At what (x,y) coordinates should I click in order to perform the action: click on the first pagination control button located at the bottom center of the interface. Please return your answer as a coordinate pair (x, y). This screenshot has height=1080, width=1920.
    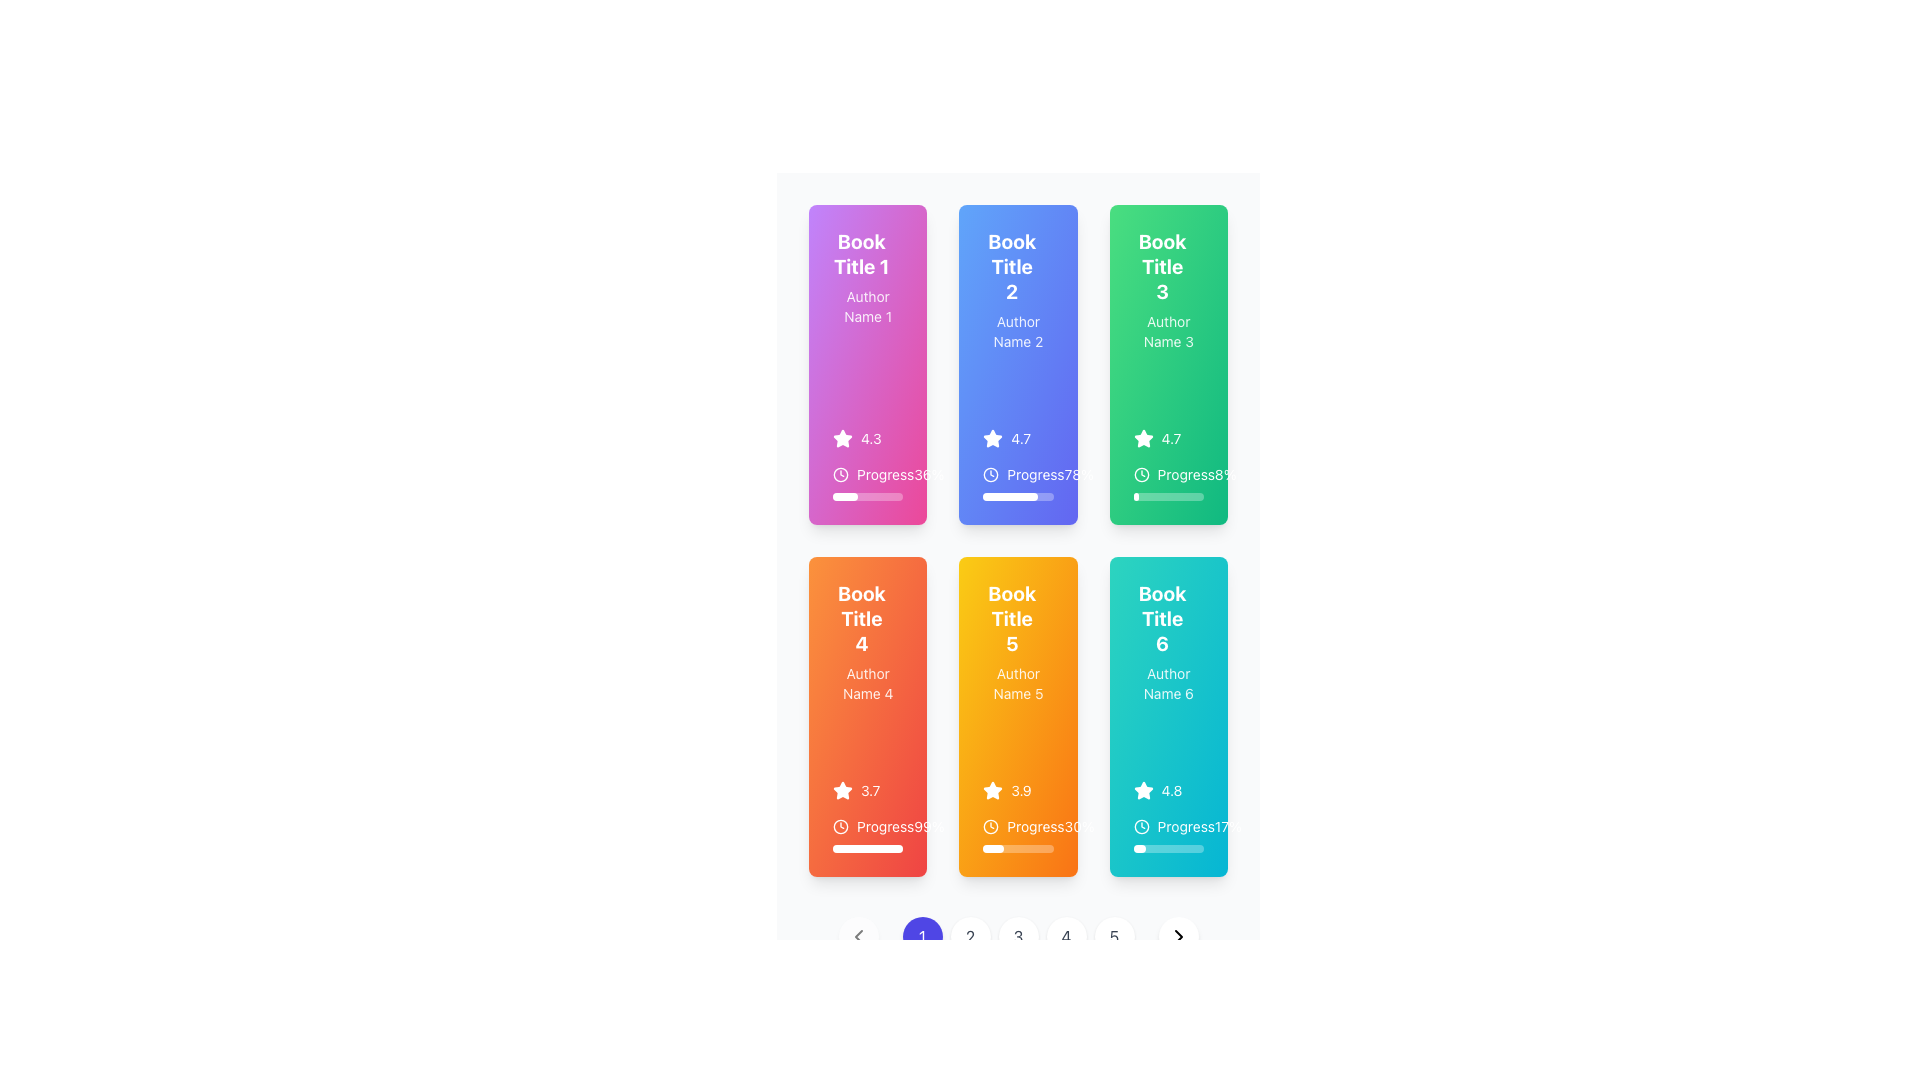
    Looking at the image, I should click on (921, 937).